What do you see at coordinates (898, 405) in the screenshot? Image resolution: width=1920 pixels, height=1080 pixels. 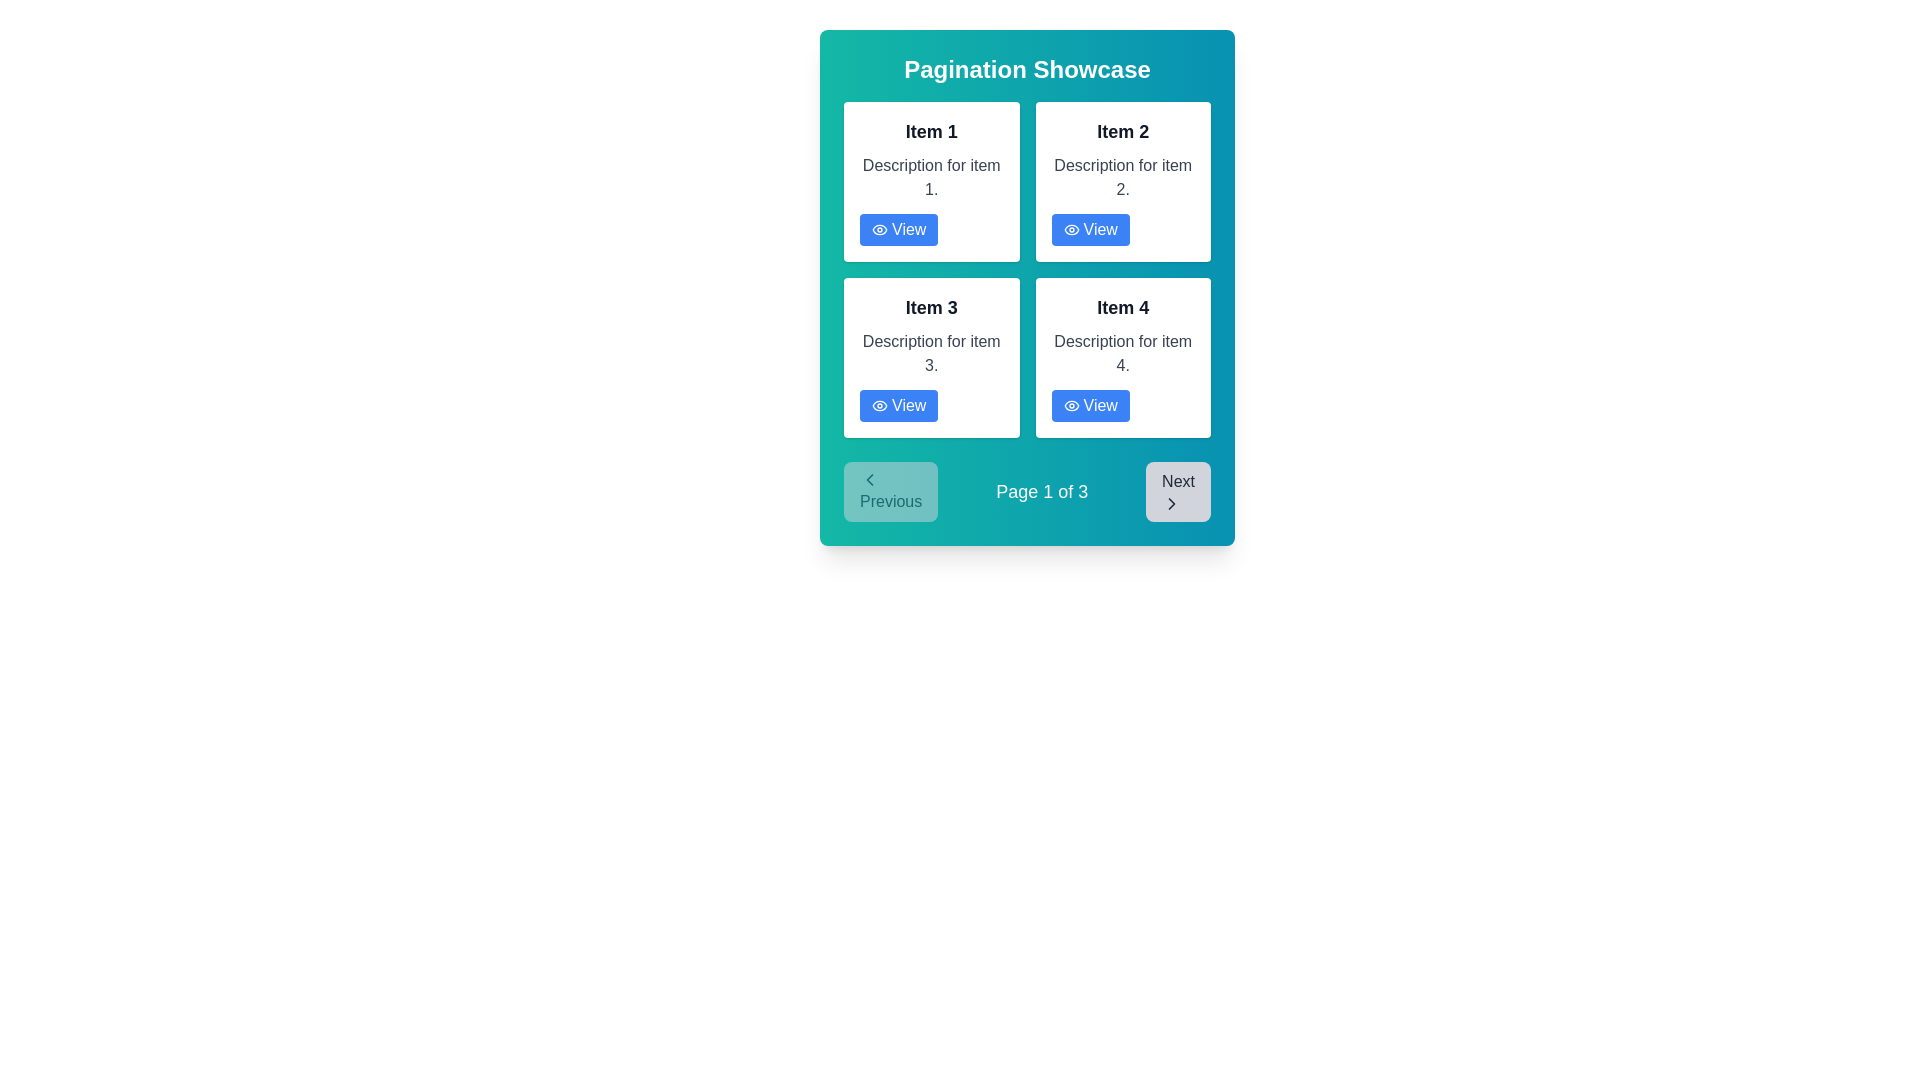 I see `the 'View' button with a blue background and white text, located below 'Item 3' in the lower-left quadrant of the grid layout` at bounding box center [898, 405].